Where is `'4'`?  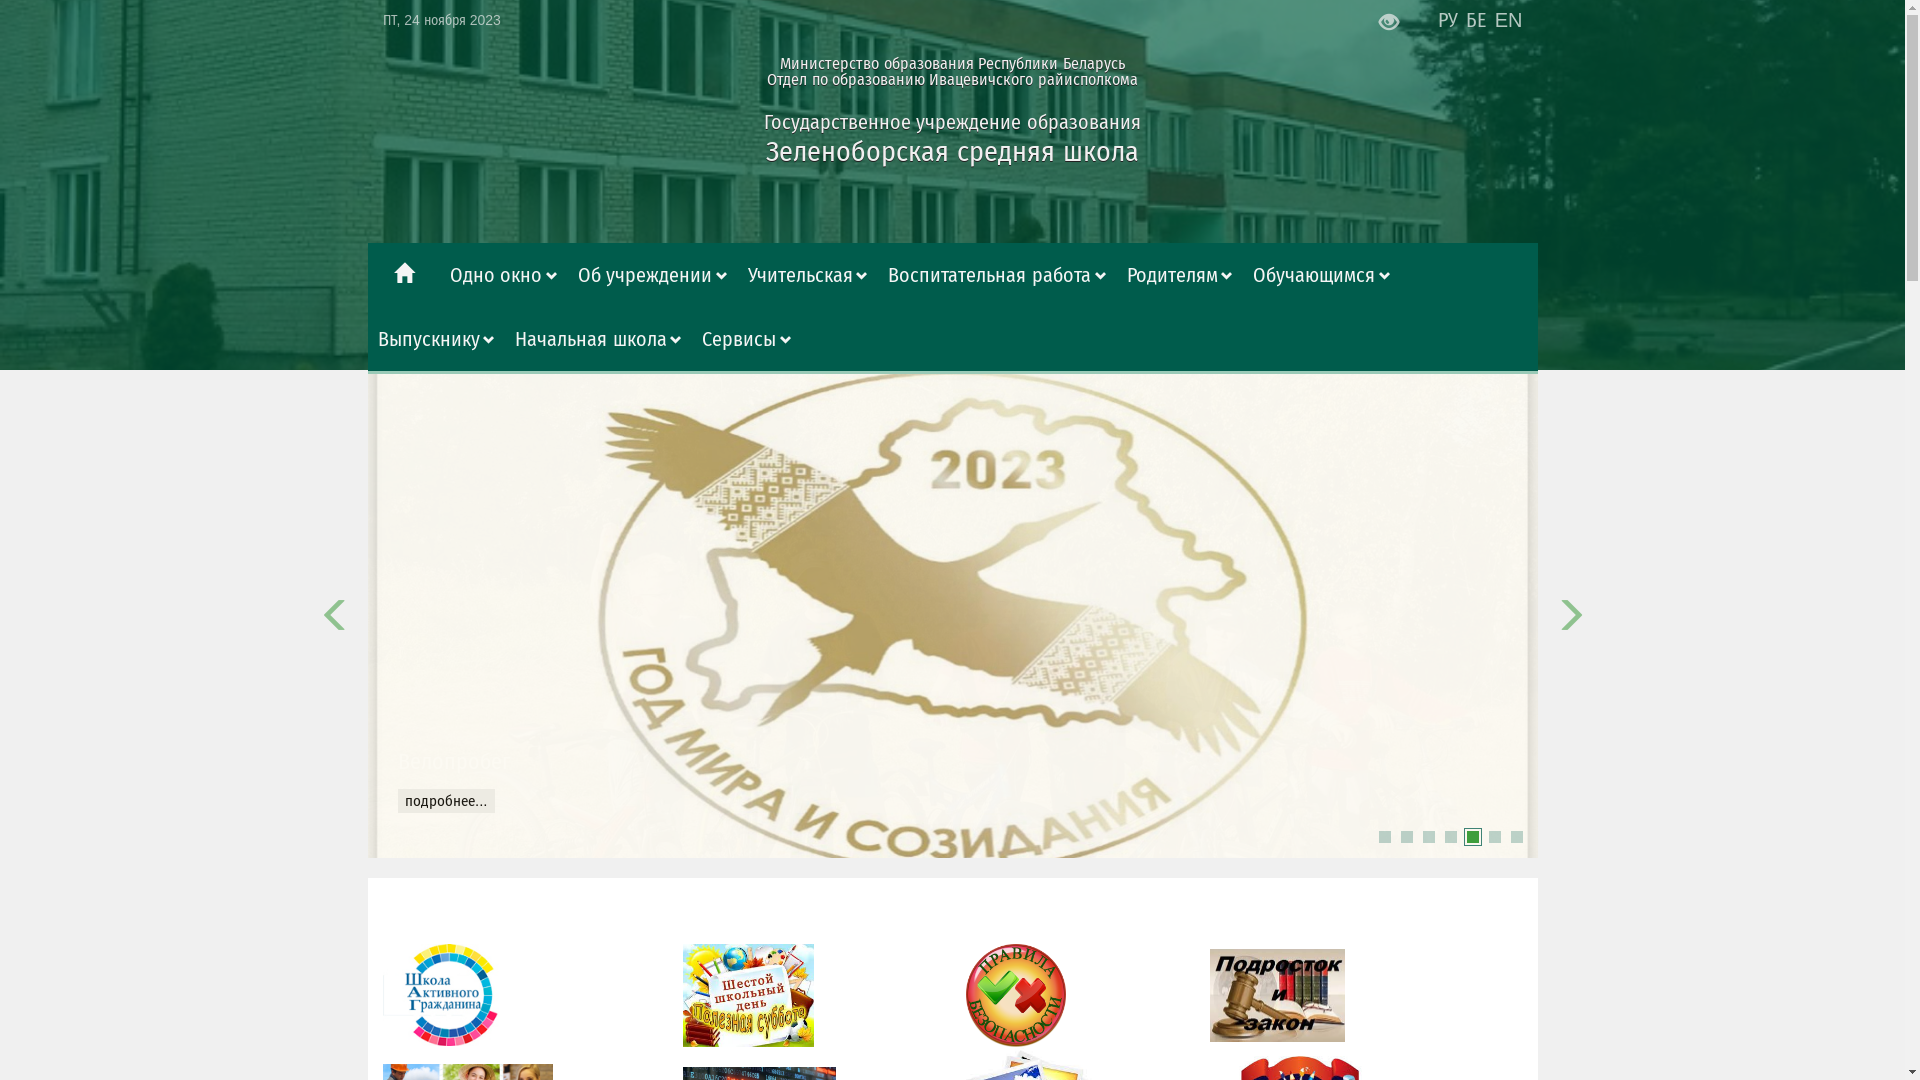 '4' is located at coordinates (1449, 837).